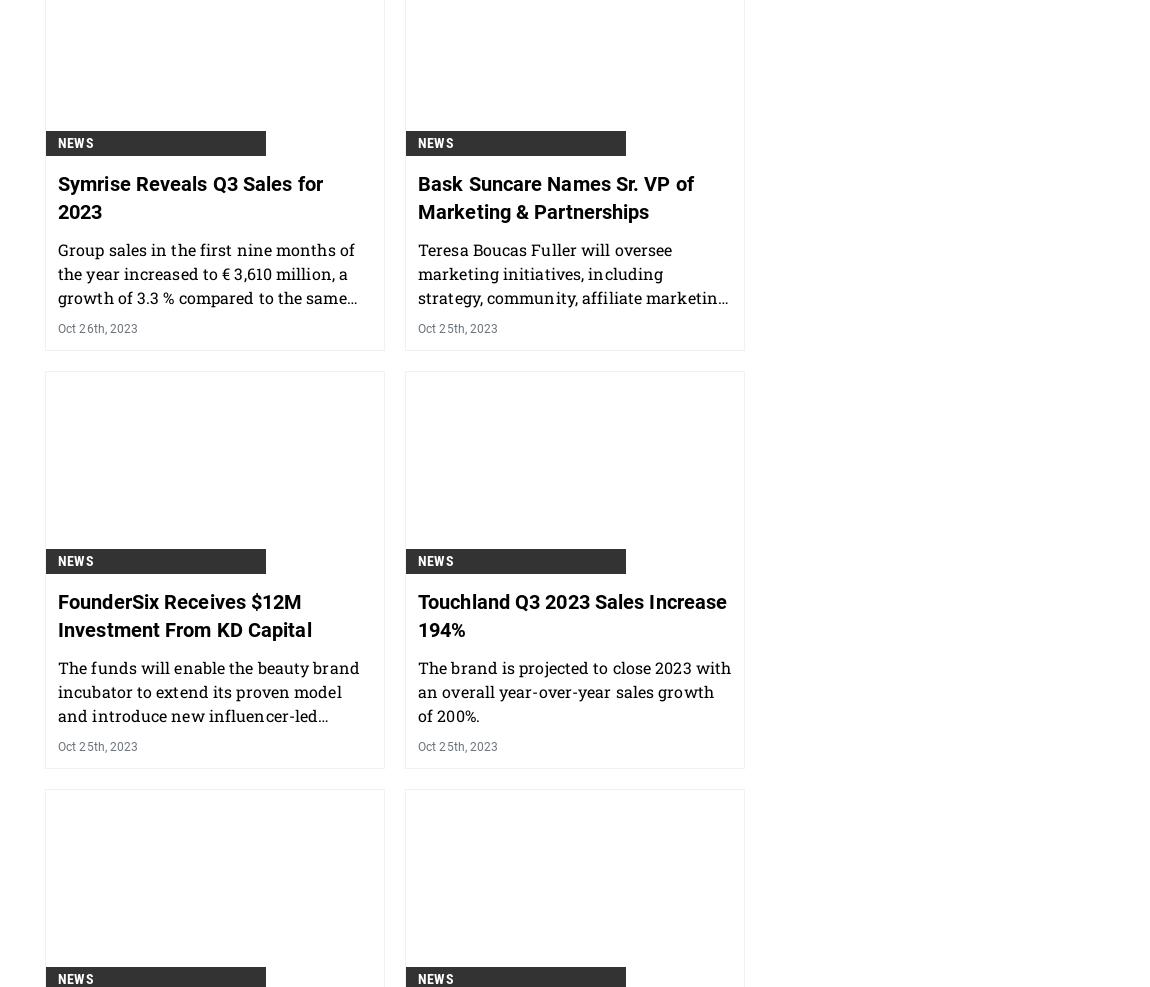  What do you see at coordinates (56, 389) in the screenshot?
I see `'Group sales in the first nine months of the year increased to € 3,610 million, a growth of 3.3 % compared to the same period of the previous year.'` at bounding box center [56, 389].